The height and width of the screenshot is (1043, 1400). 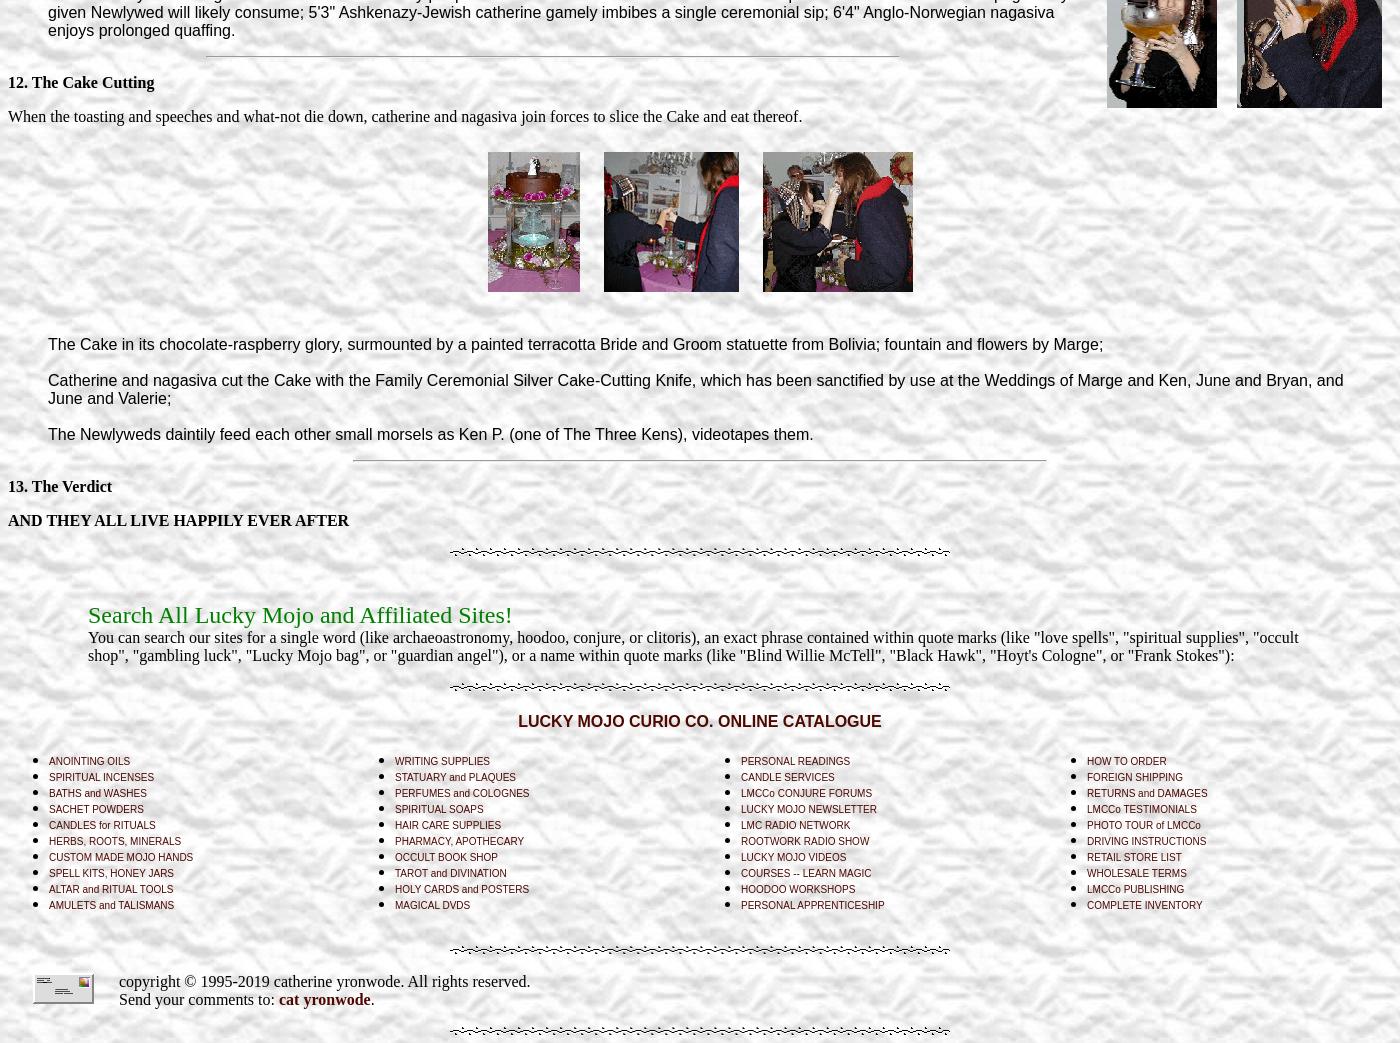 I want to click on 'Send your comments to:', so click(x=198, y=998).